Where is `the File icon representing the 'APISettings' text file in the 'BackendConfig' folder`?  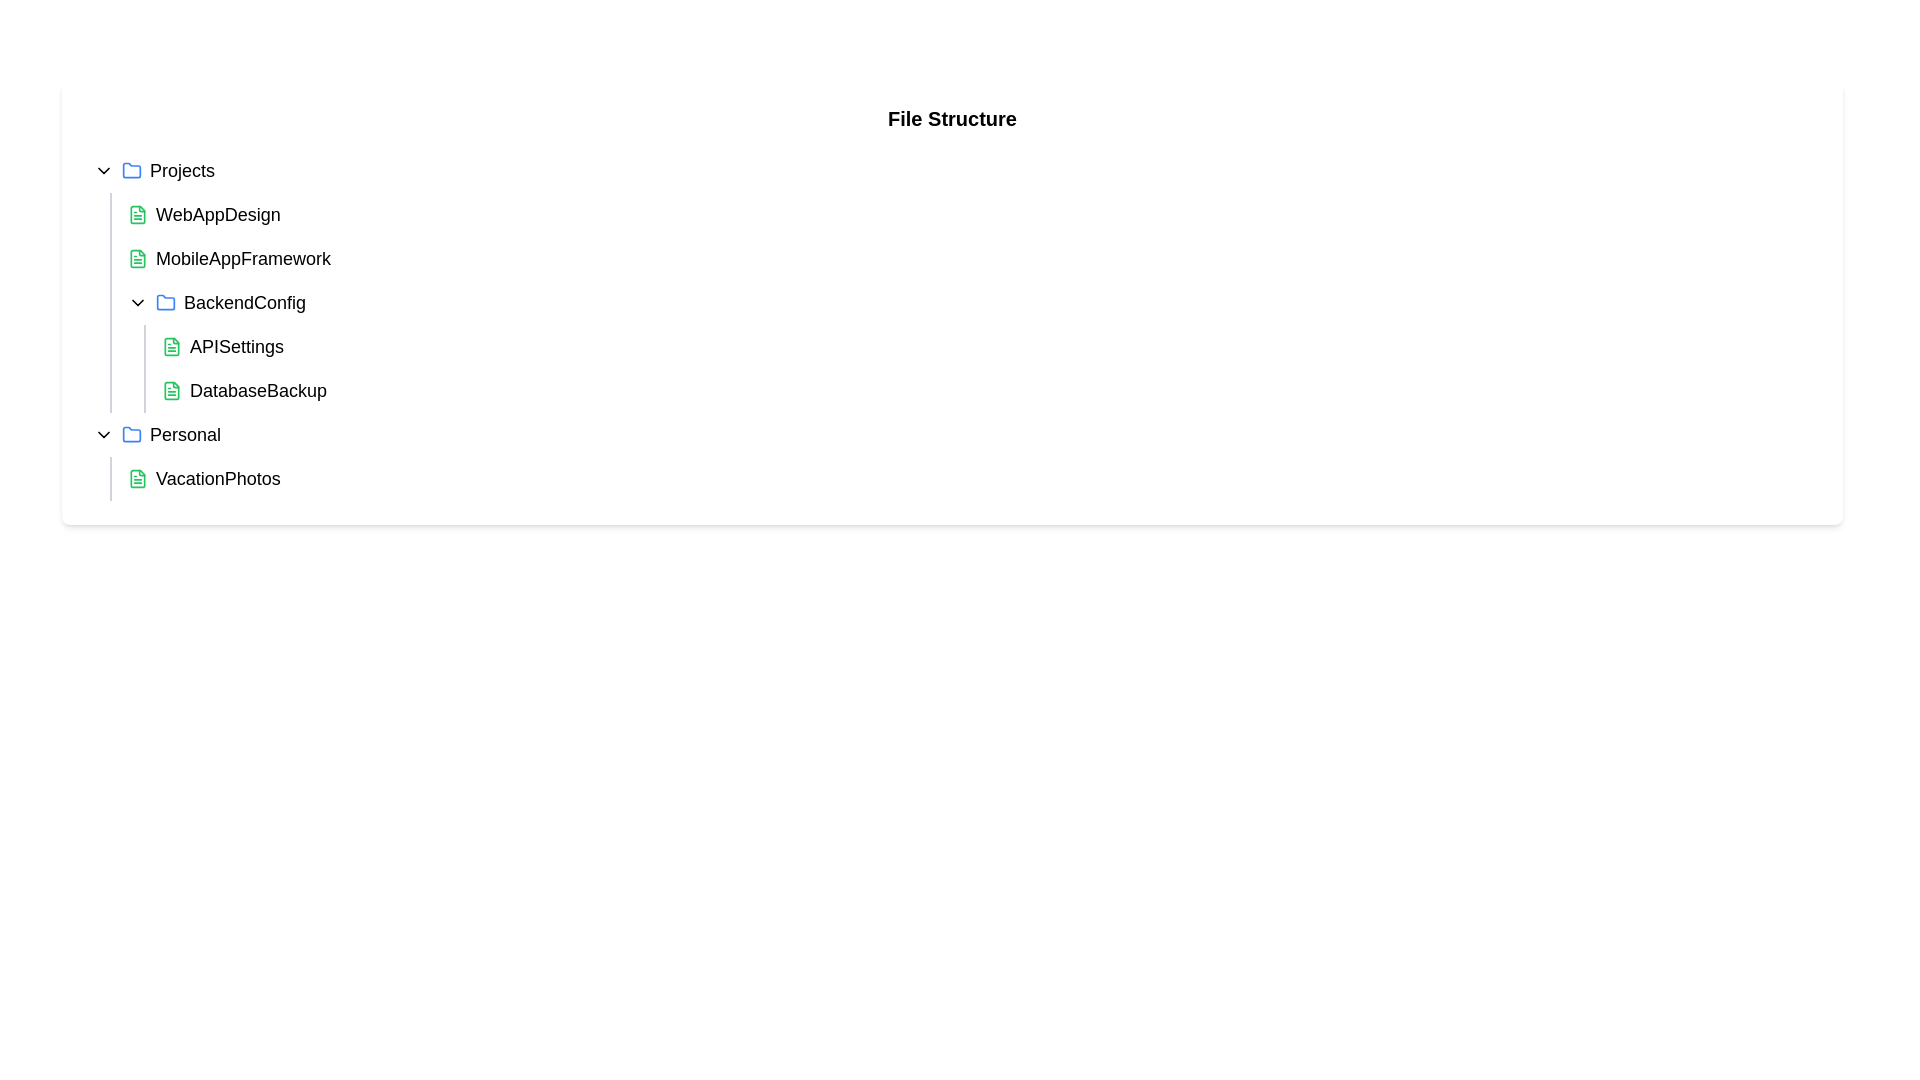 the File icon representing the 'APISettings' text file in the 'BackendConfig' folder is located at coordinates (172, 346).